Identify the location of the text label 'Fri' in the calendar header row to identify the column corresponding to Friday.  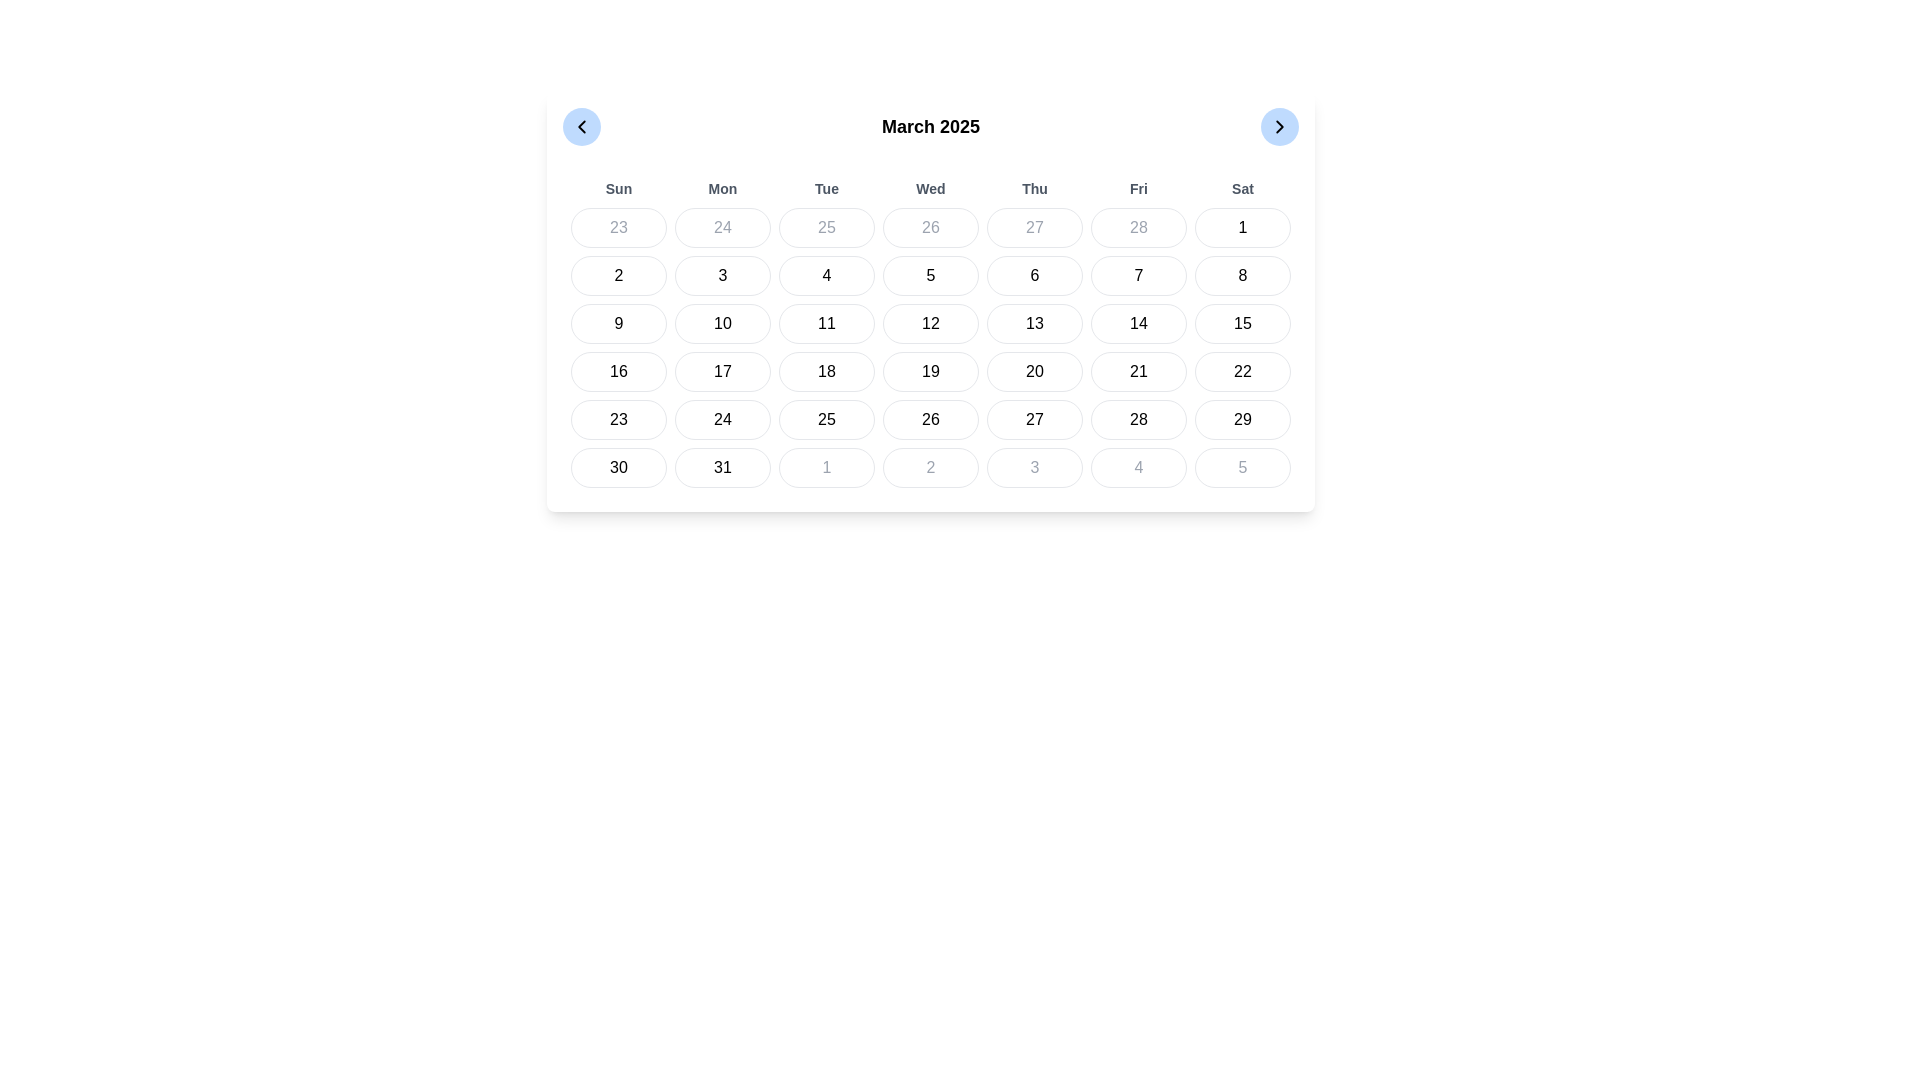
(1138, 189).